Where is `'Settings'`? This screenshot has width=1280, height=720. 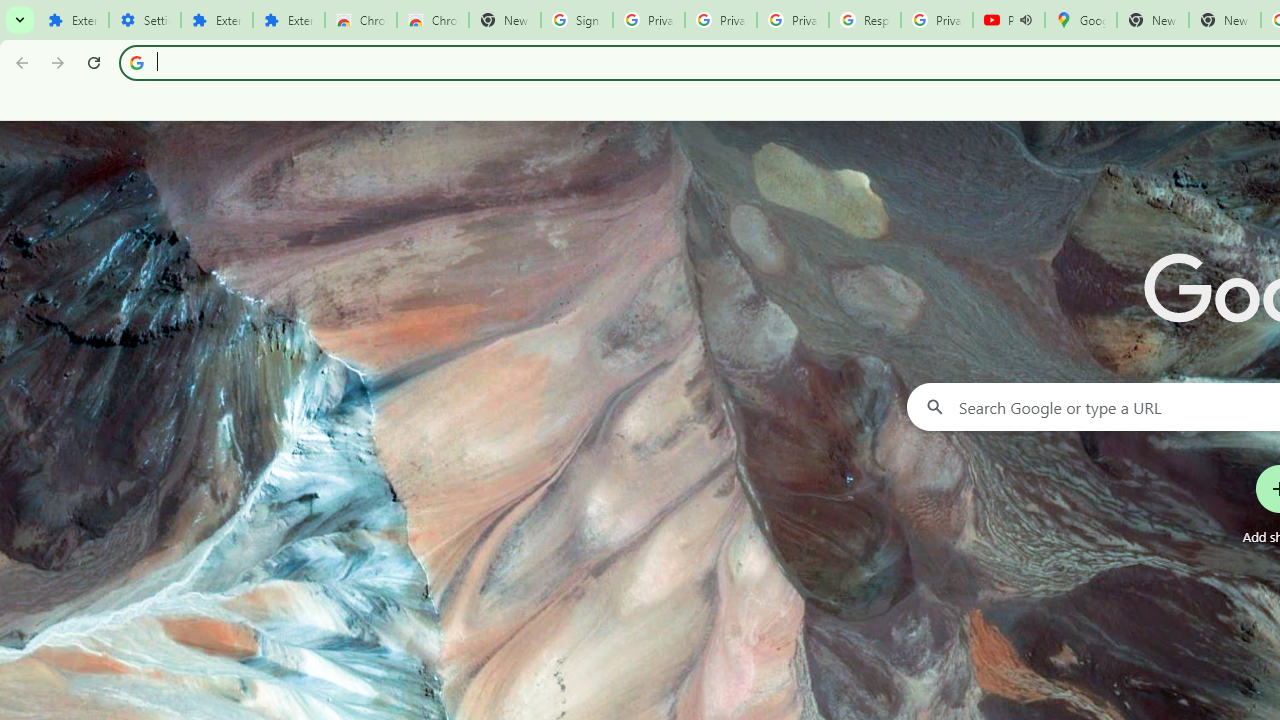
'Settings' is located at coordinates (143, 20).